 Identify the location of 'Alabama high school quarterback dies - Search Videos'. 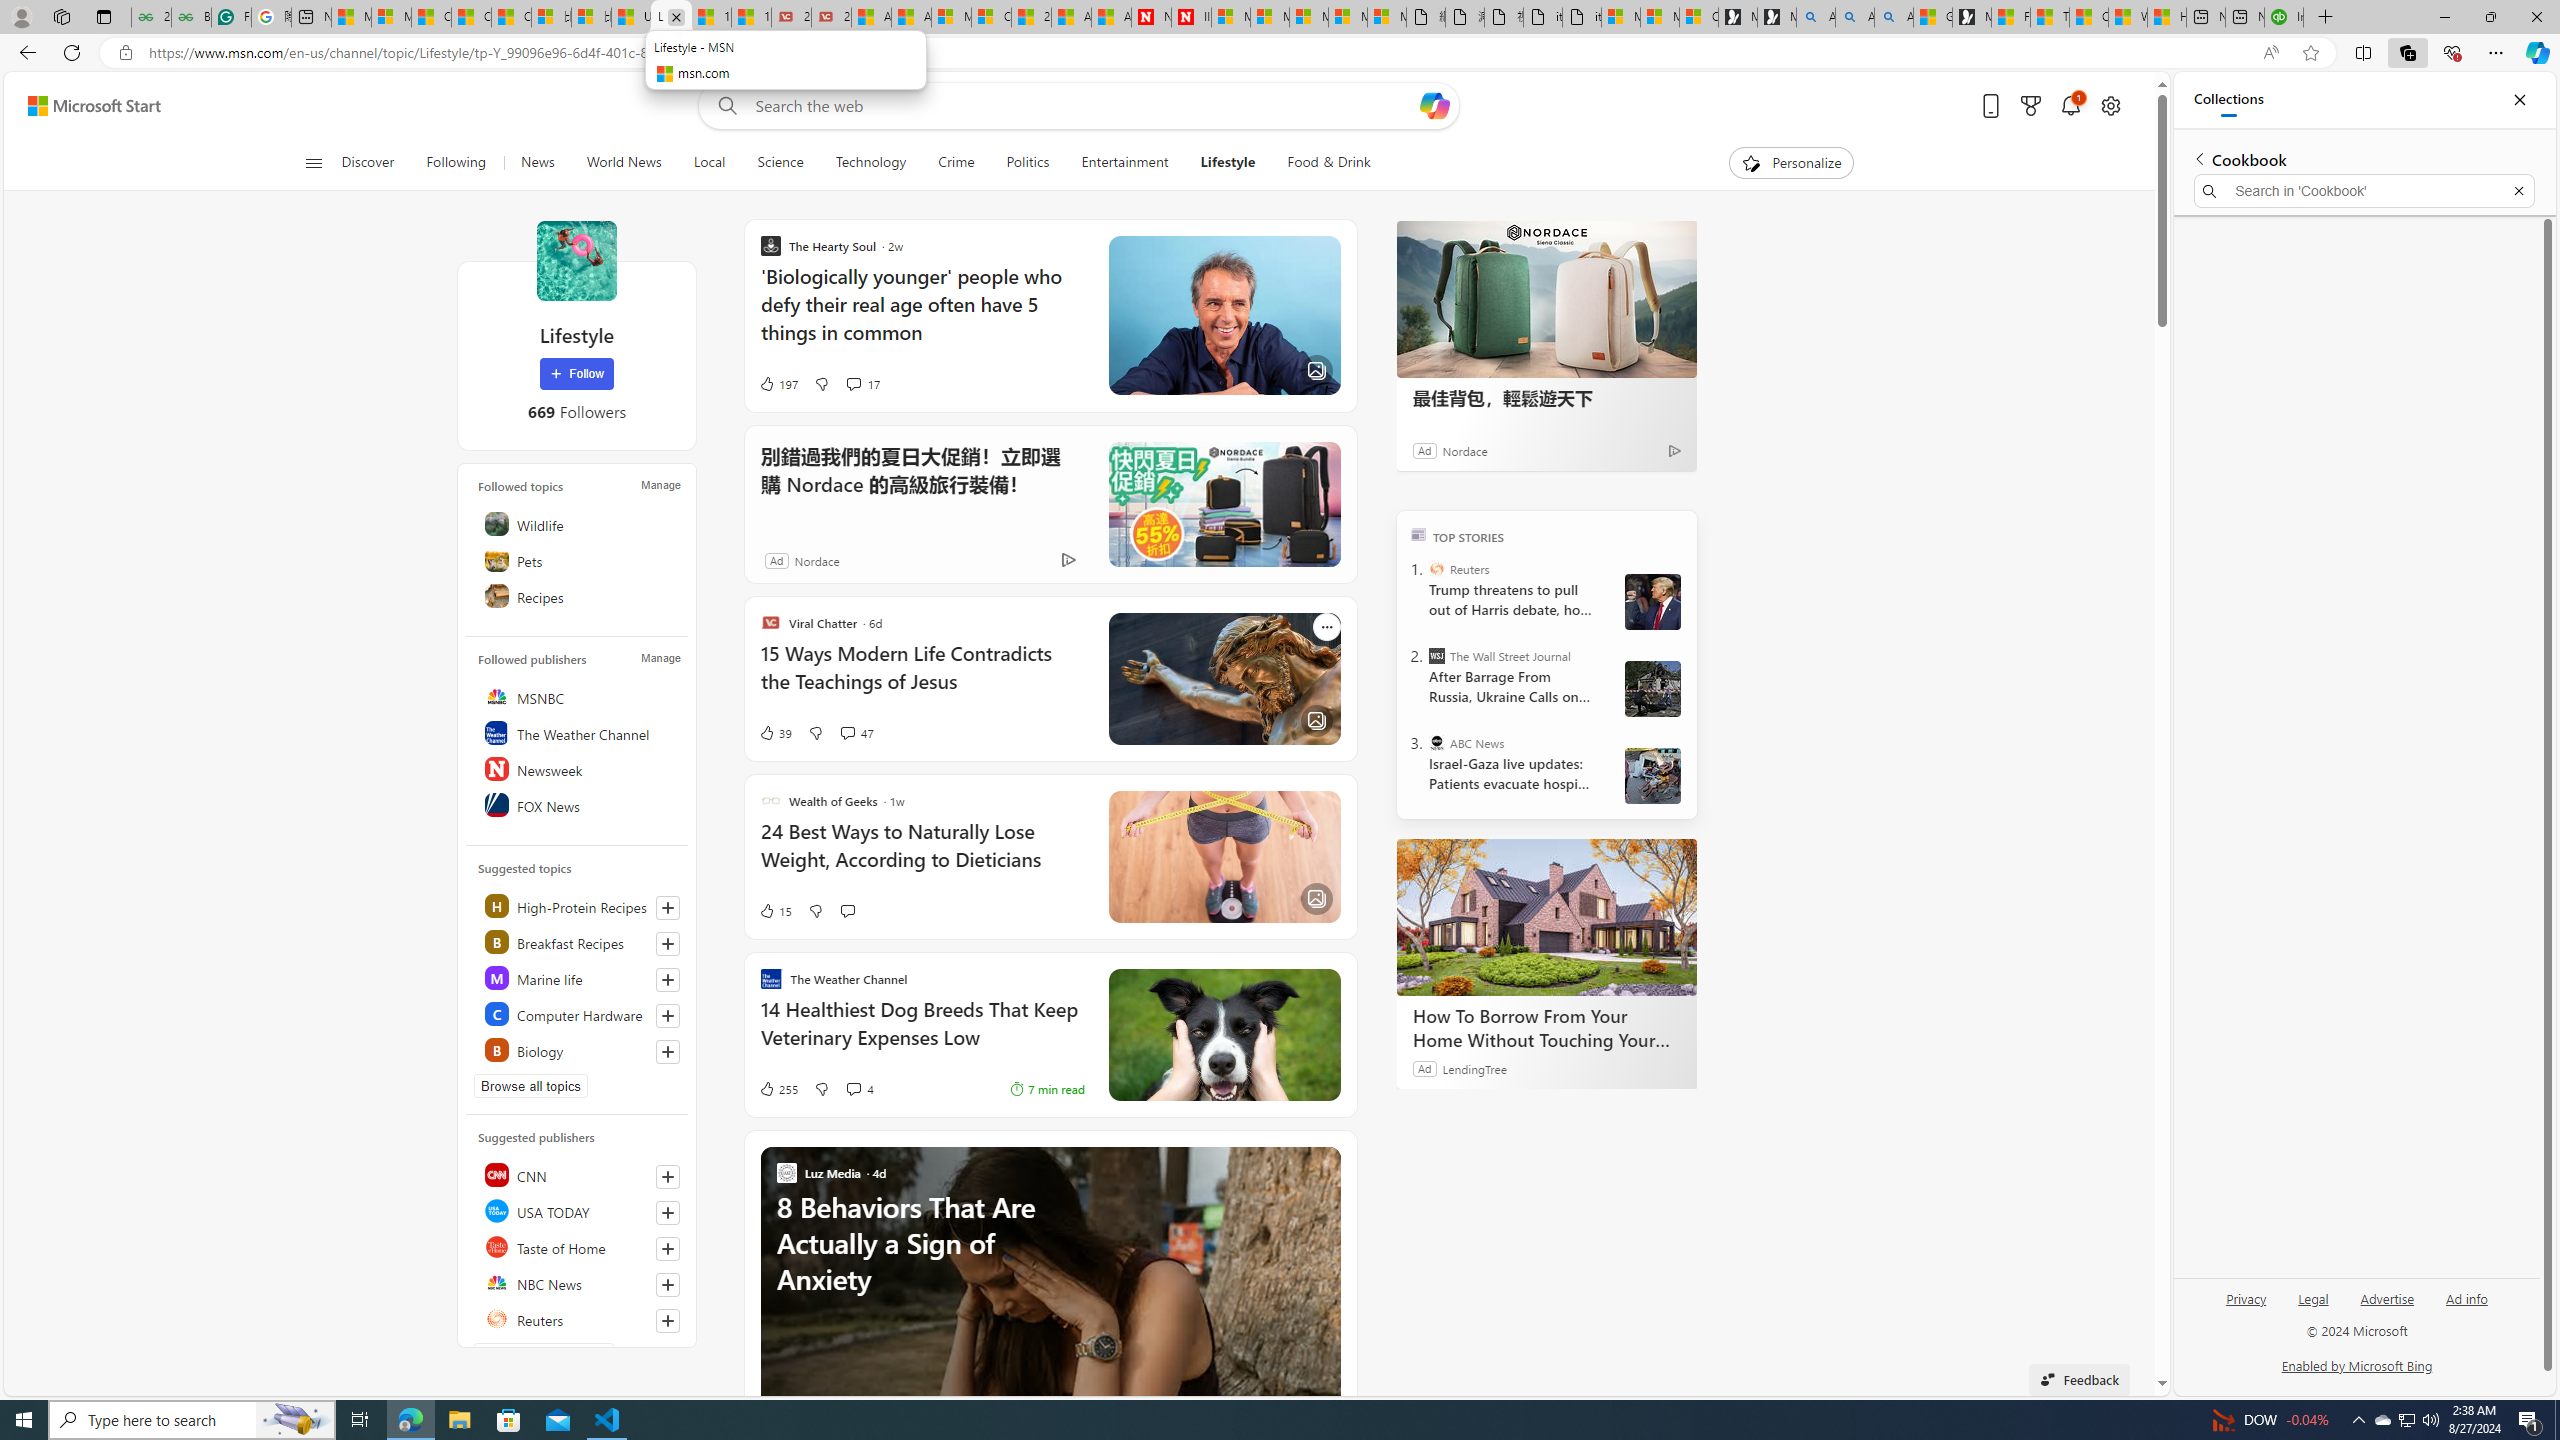
(1893, 16).